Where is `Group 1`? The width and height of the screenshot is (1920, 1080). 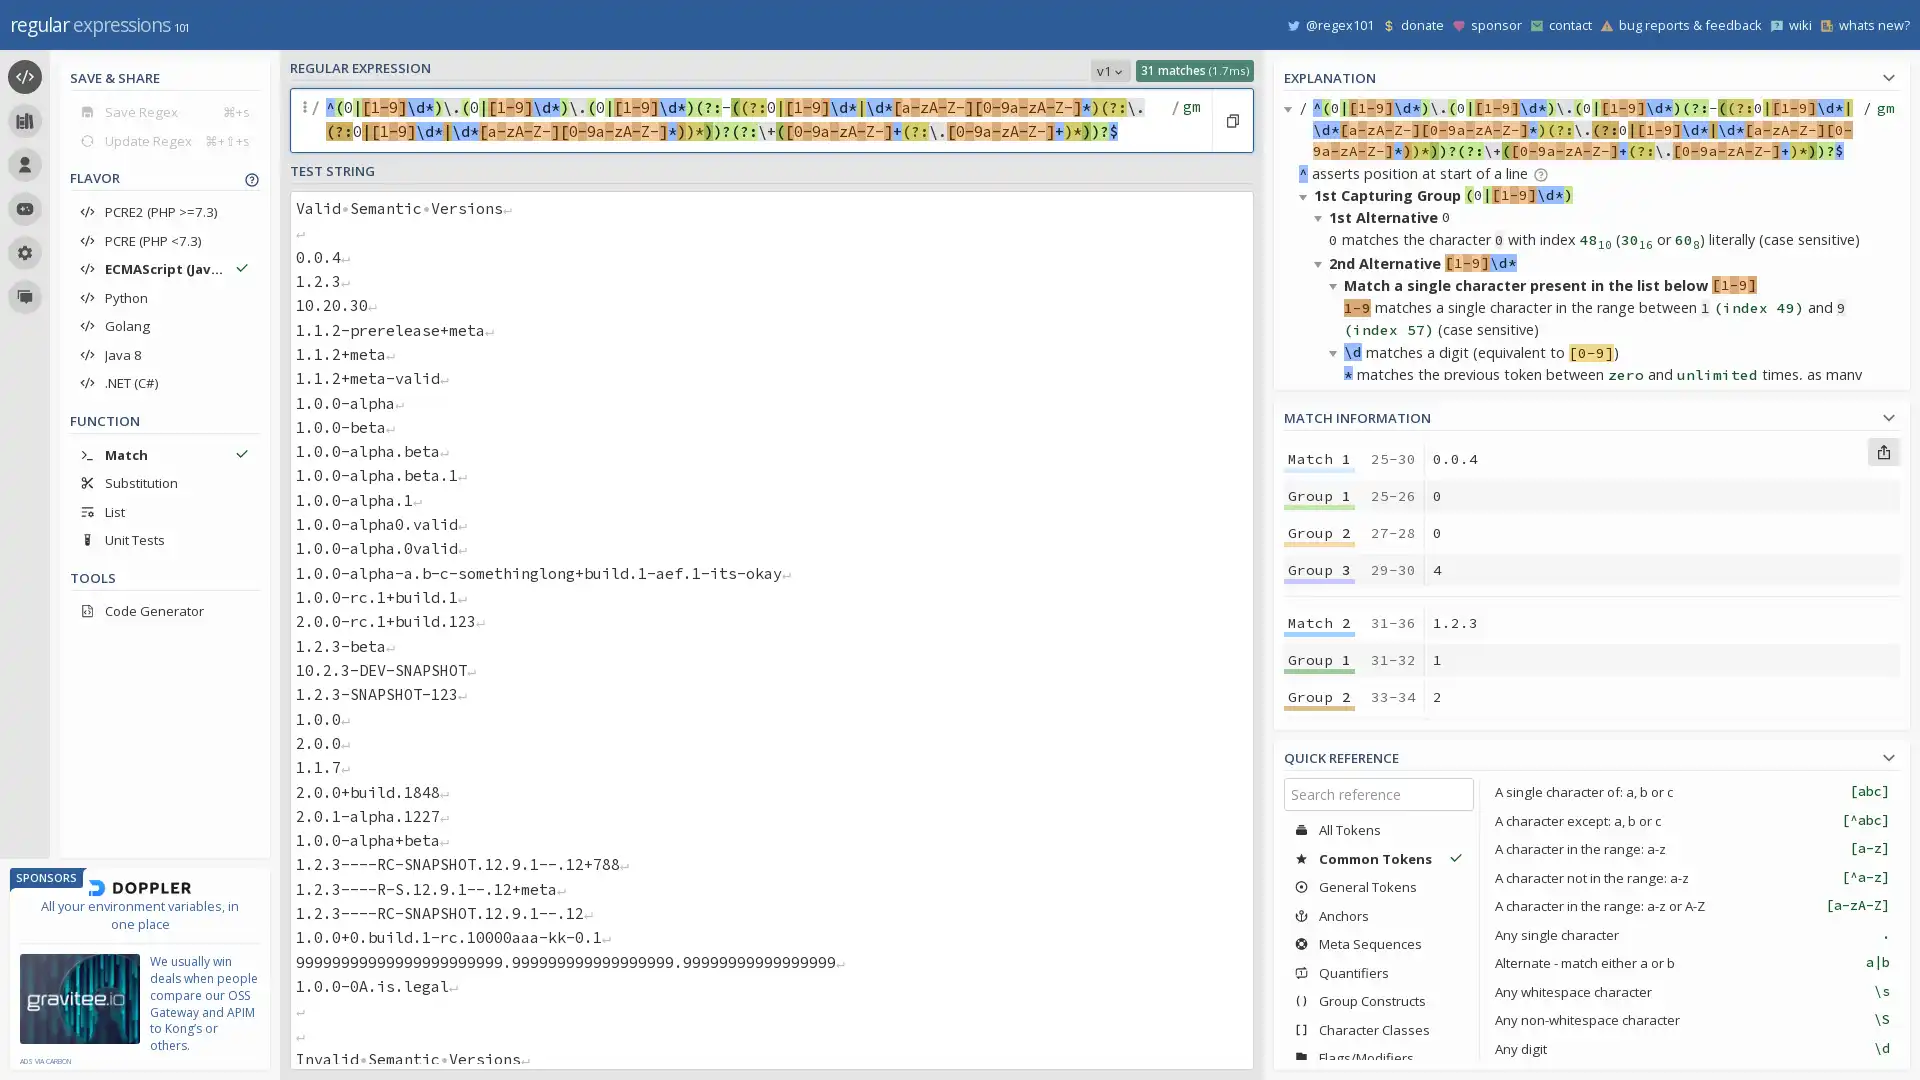 Group 1 is located at coordinates (1319, 659).